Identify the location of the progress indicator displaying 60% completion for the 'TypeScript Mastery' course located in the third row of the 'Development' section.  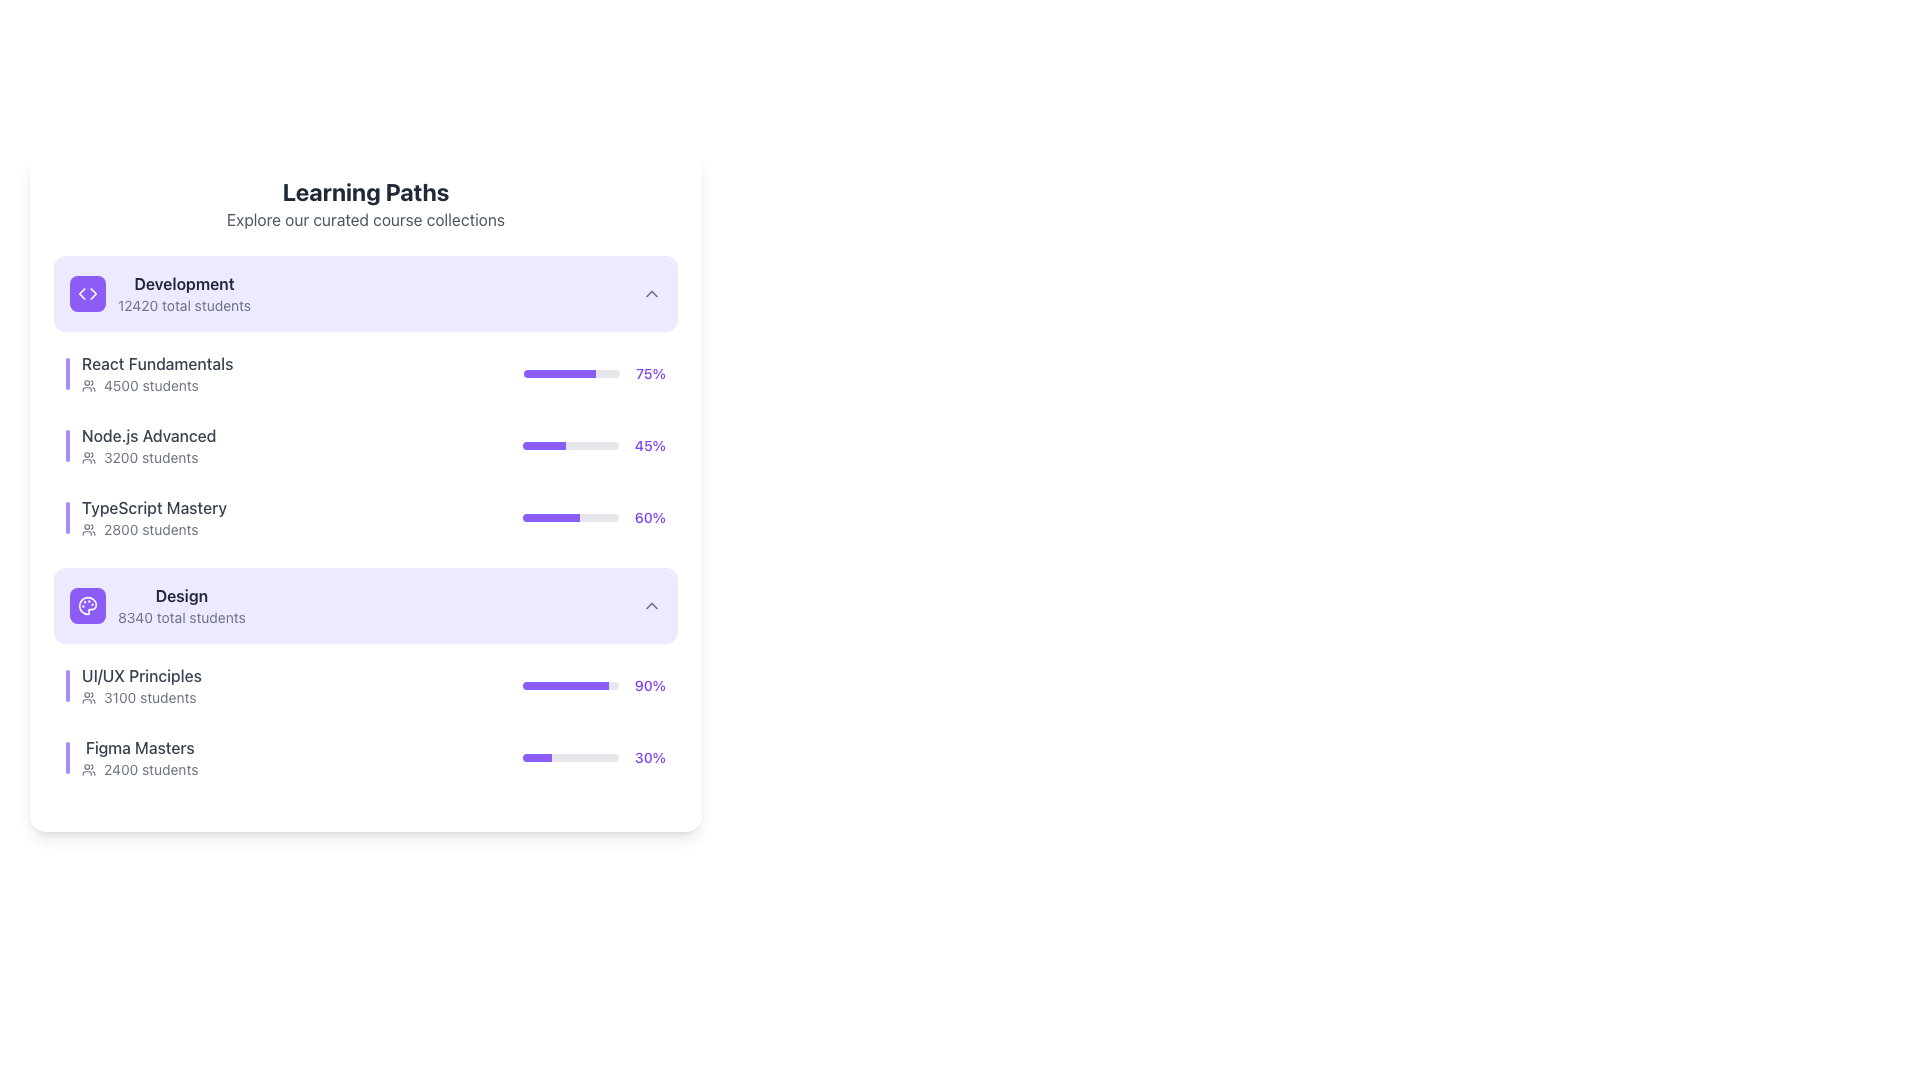
(593, 516).